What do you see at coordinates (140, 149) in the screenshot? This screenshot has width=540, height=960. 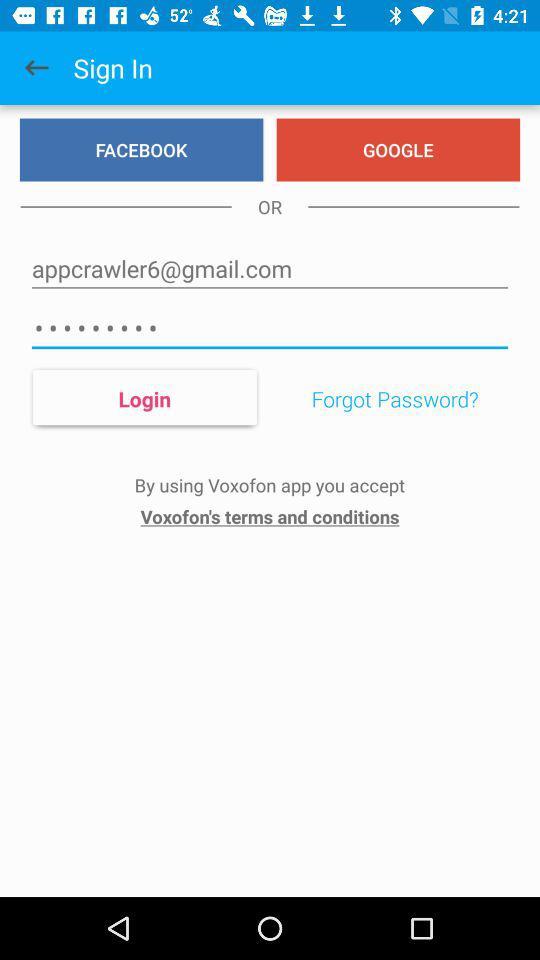 I see `icon below sign in item` at bounding box center [140, 149].